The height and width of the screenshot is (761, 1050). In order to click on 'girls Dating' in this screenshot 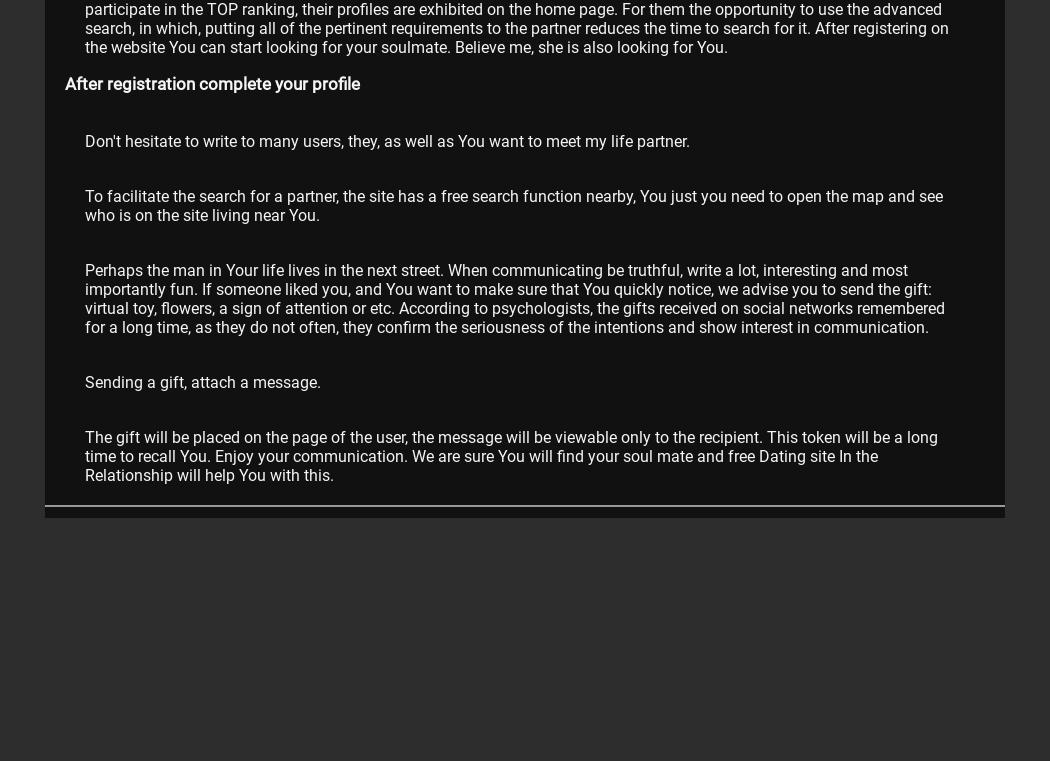, I will do `click(225, 641)`.